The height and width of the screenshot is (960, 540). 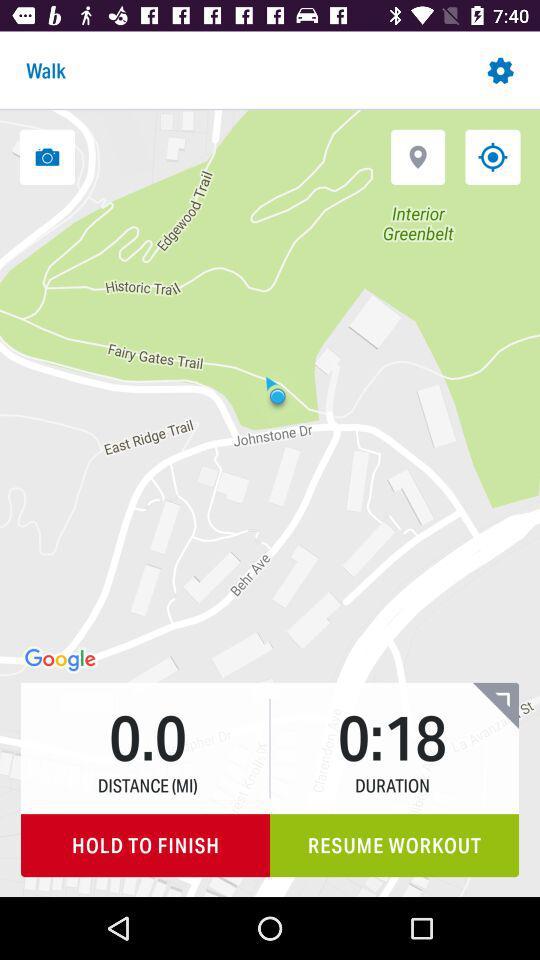 I want to click on capture photo, so click(x=47, y=156).